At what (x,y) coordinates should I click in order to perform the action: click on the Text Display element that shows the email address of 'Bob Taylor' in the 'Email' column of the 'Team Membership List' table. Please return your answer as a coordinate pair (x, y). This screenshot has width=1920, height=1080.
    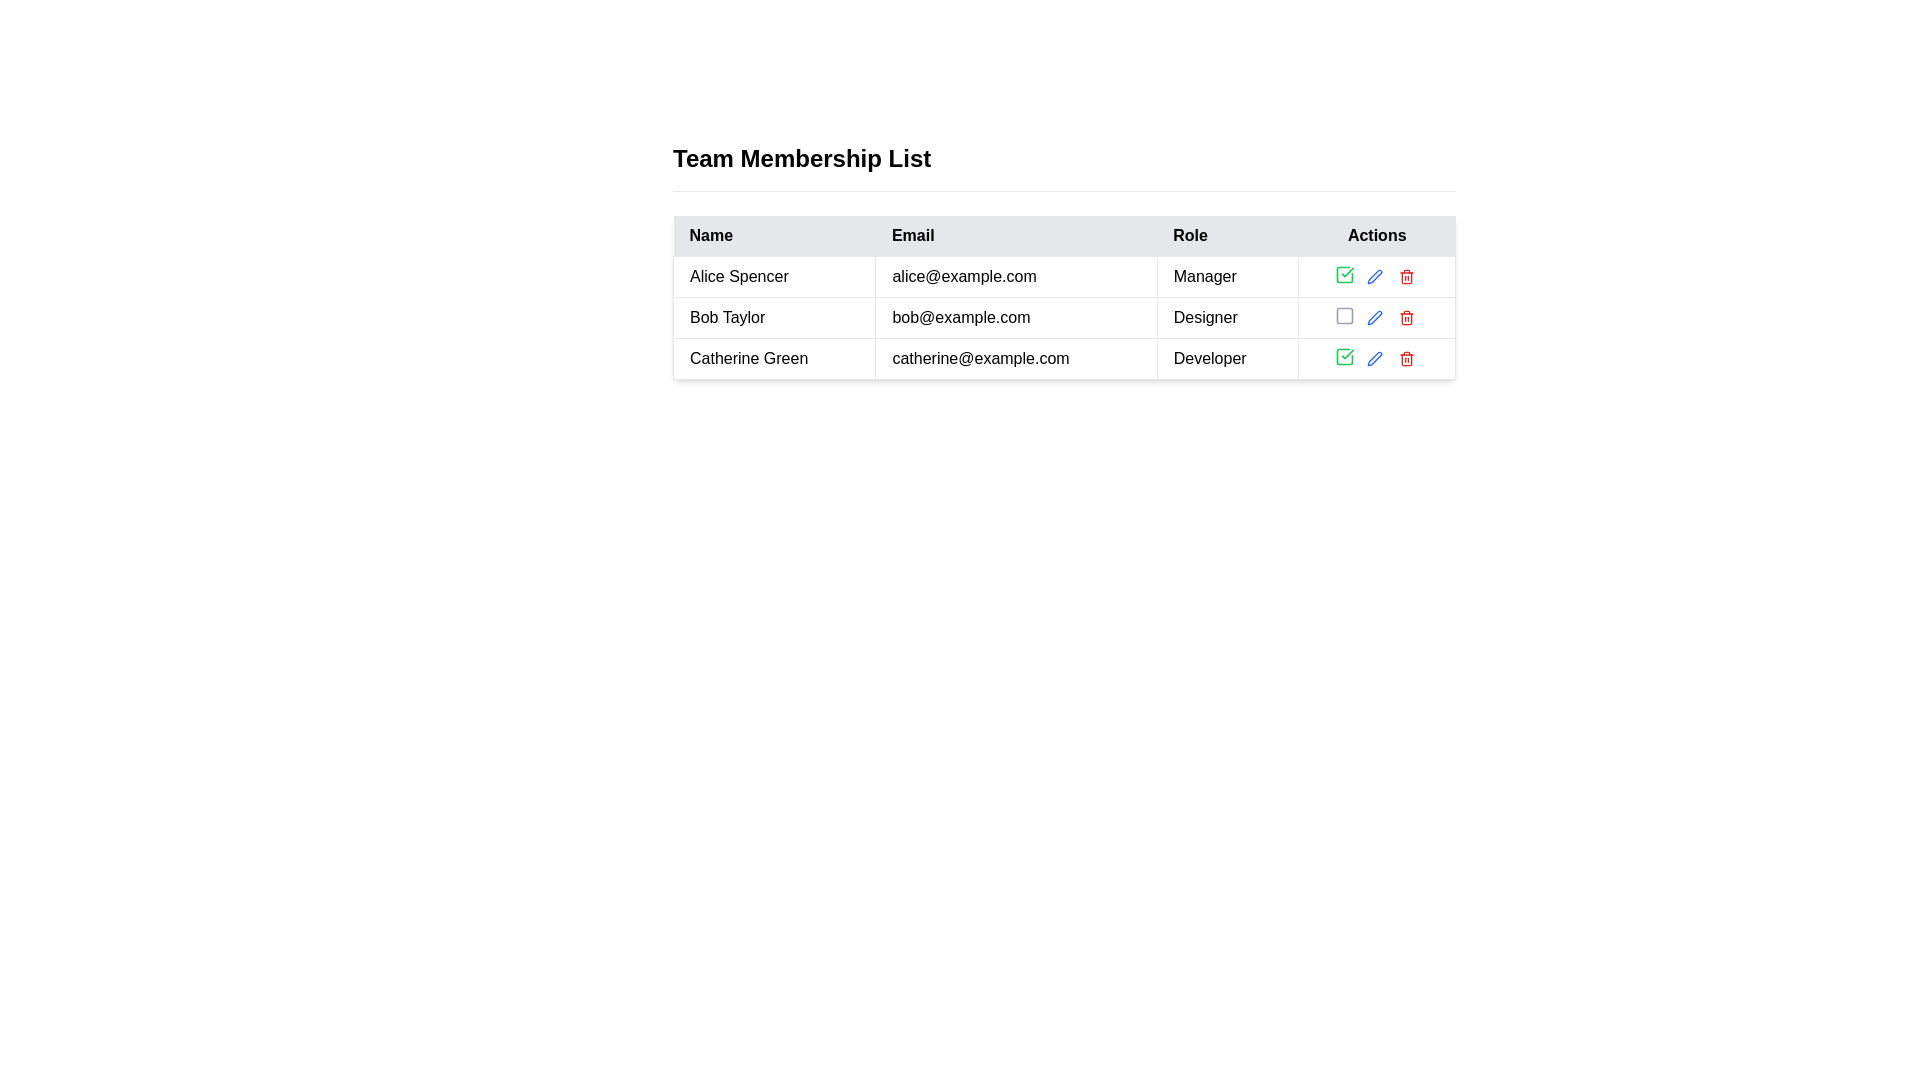
    Looking at the image, I should click on (1016, 316).